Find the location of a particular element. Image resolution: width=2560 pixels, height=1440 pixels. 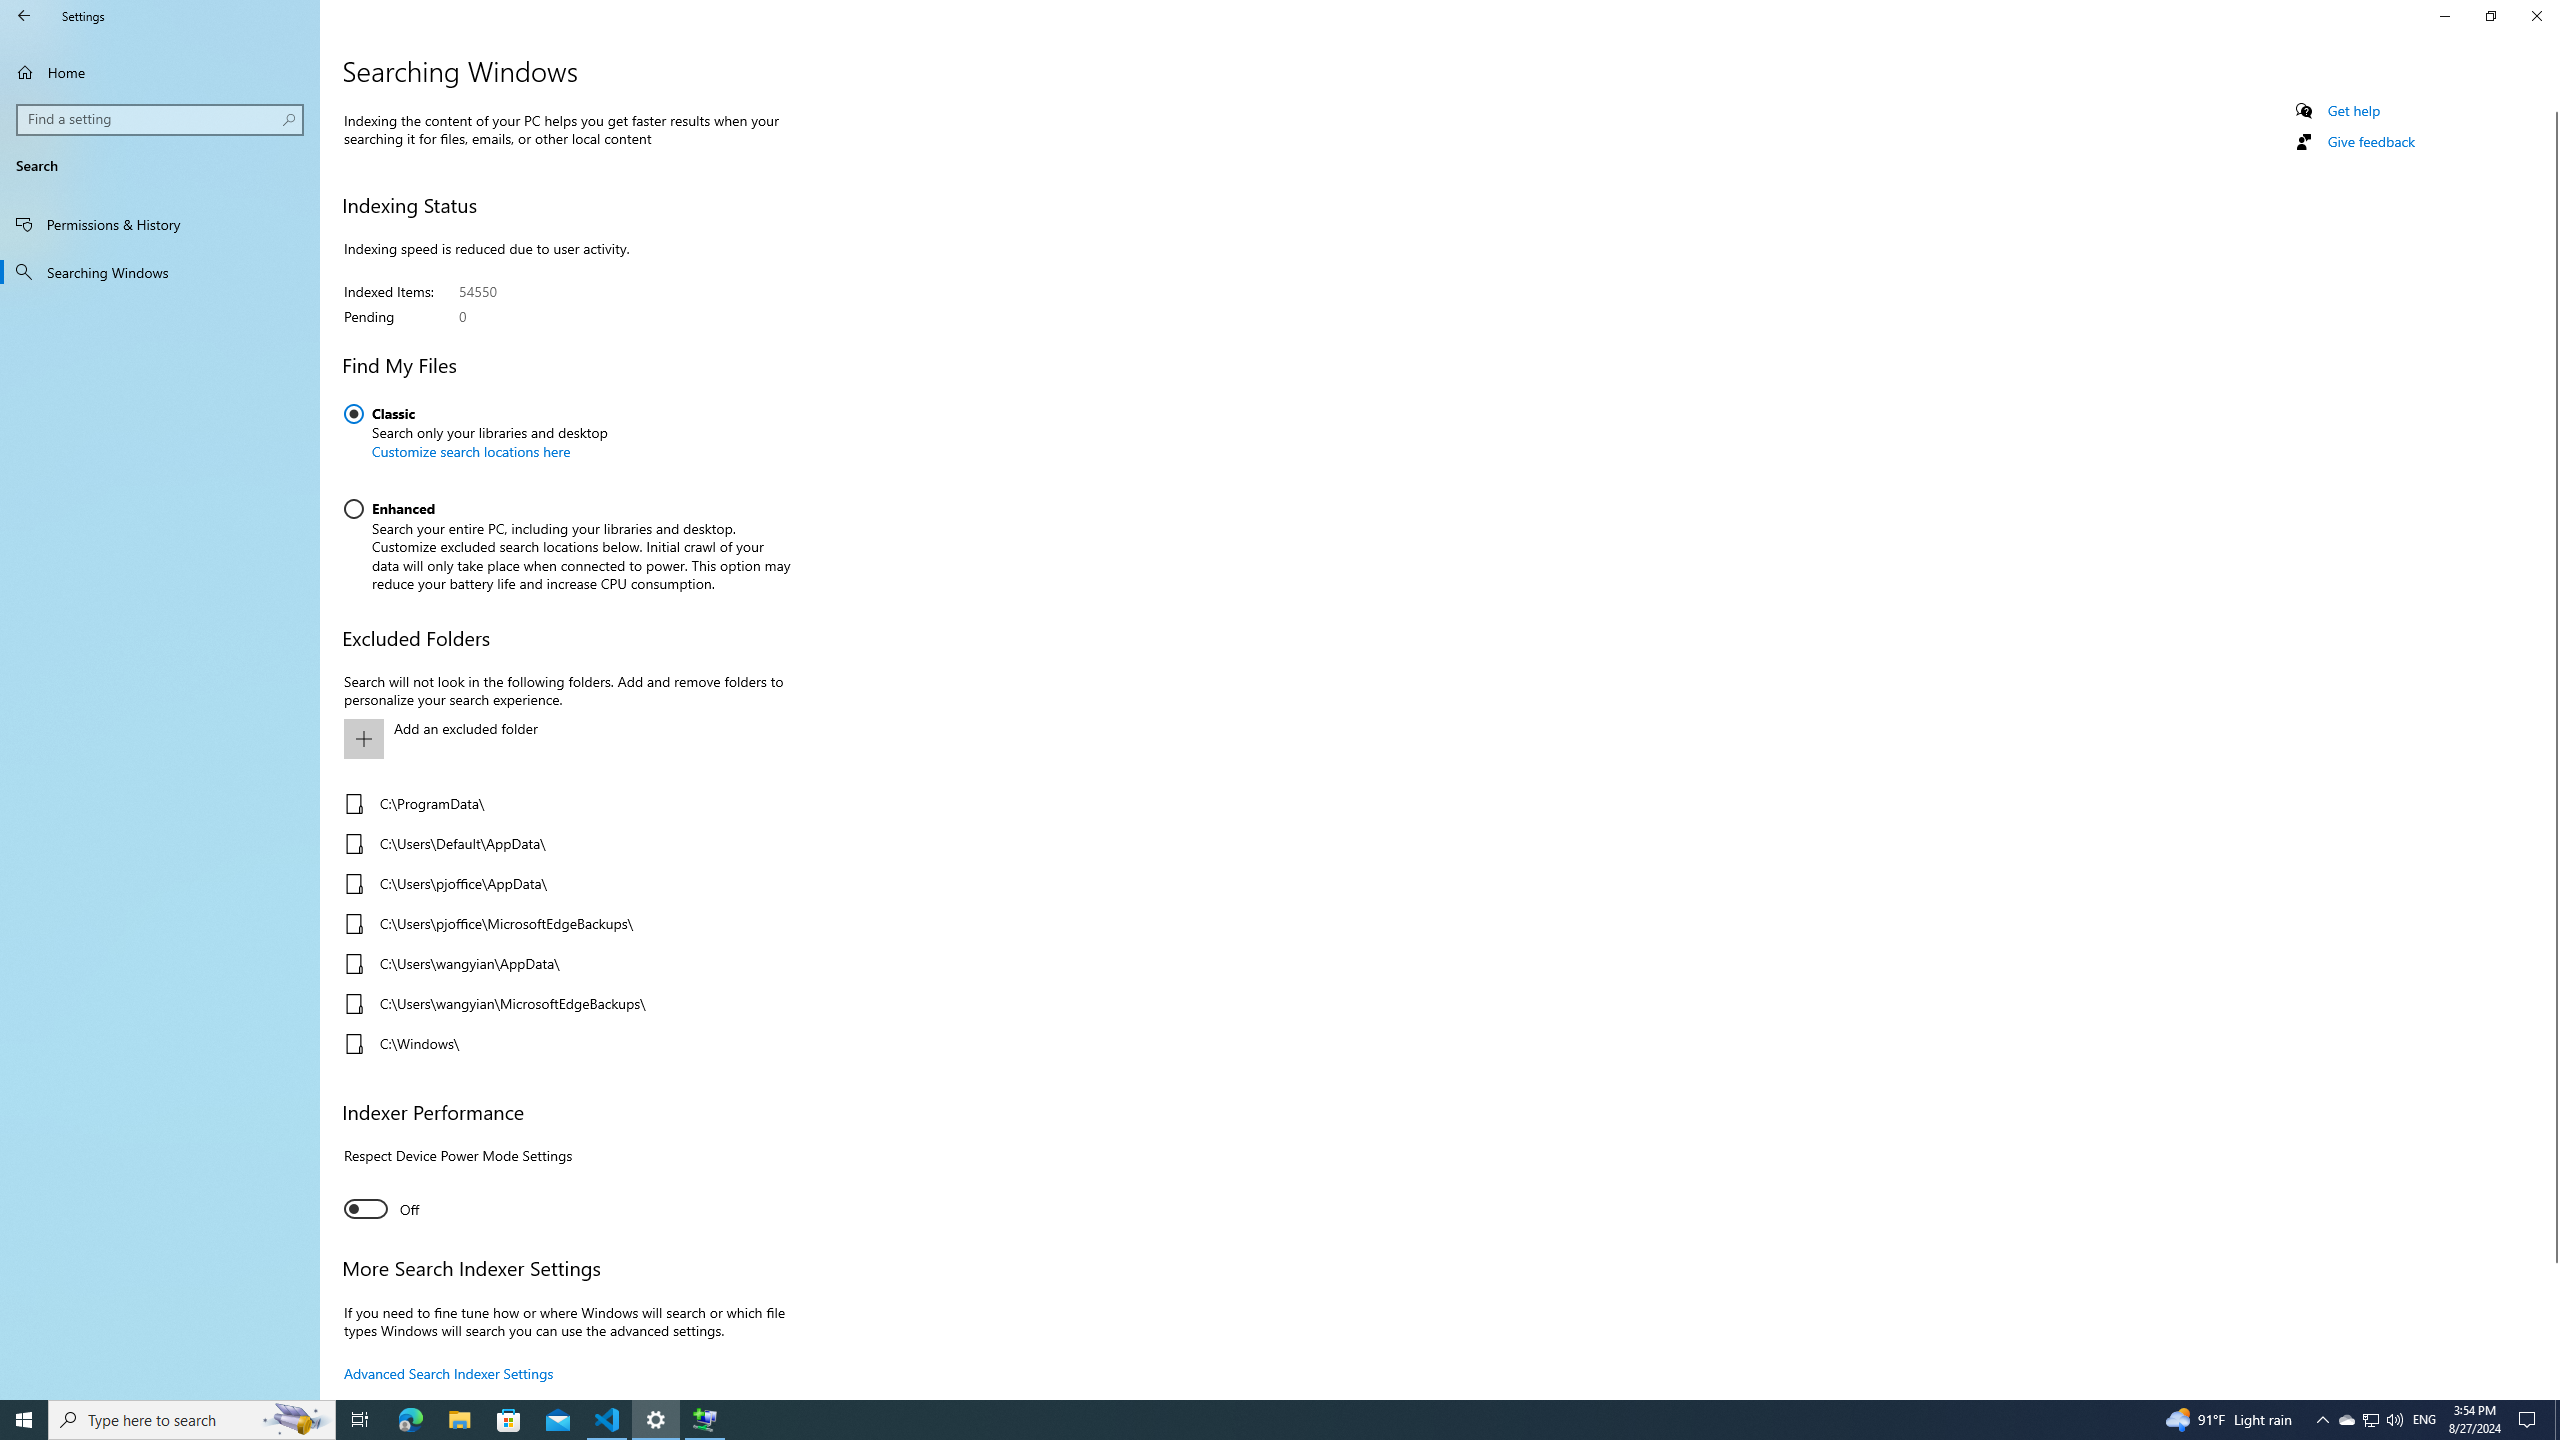

'Task View' is located at coordinates (358, 1418).